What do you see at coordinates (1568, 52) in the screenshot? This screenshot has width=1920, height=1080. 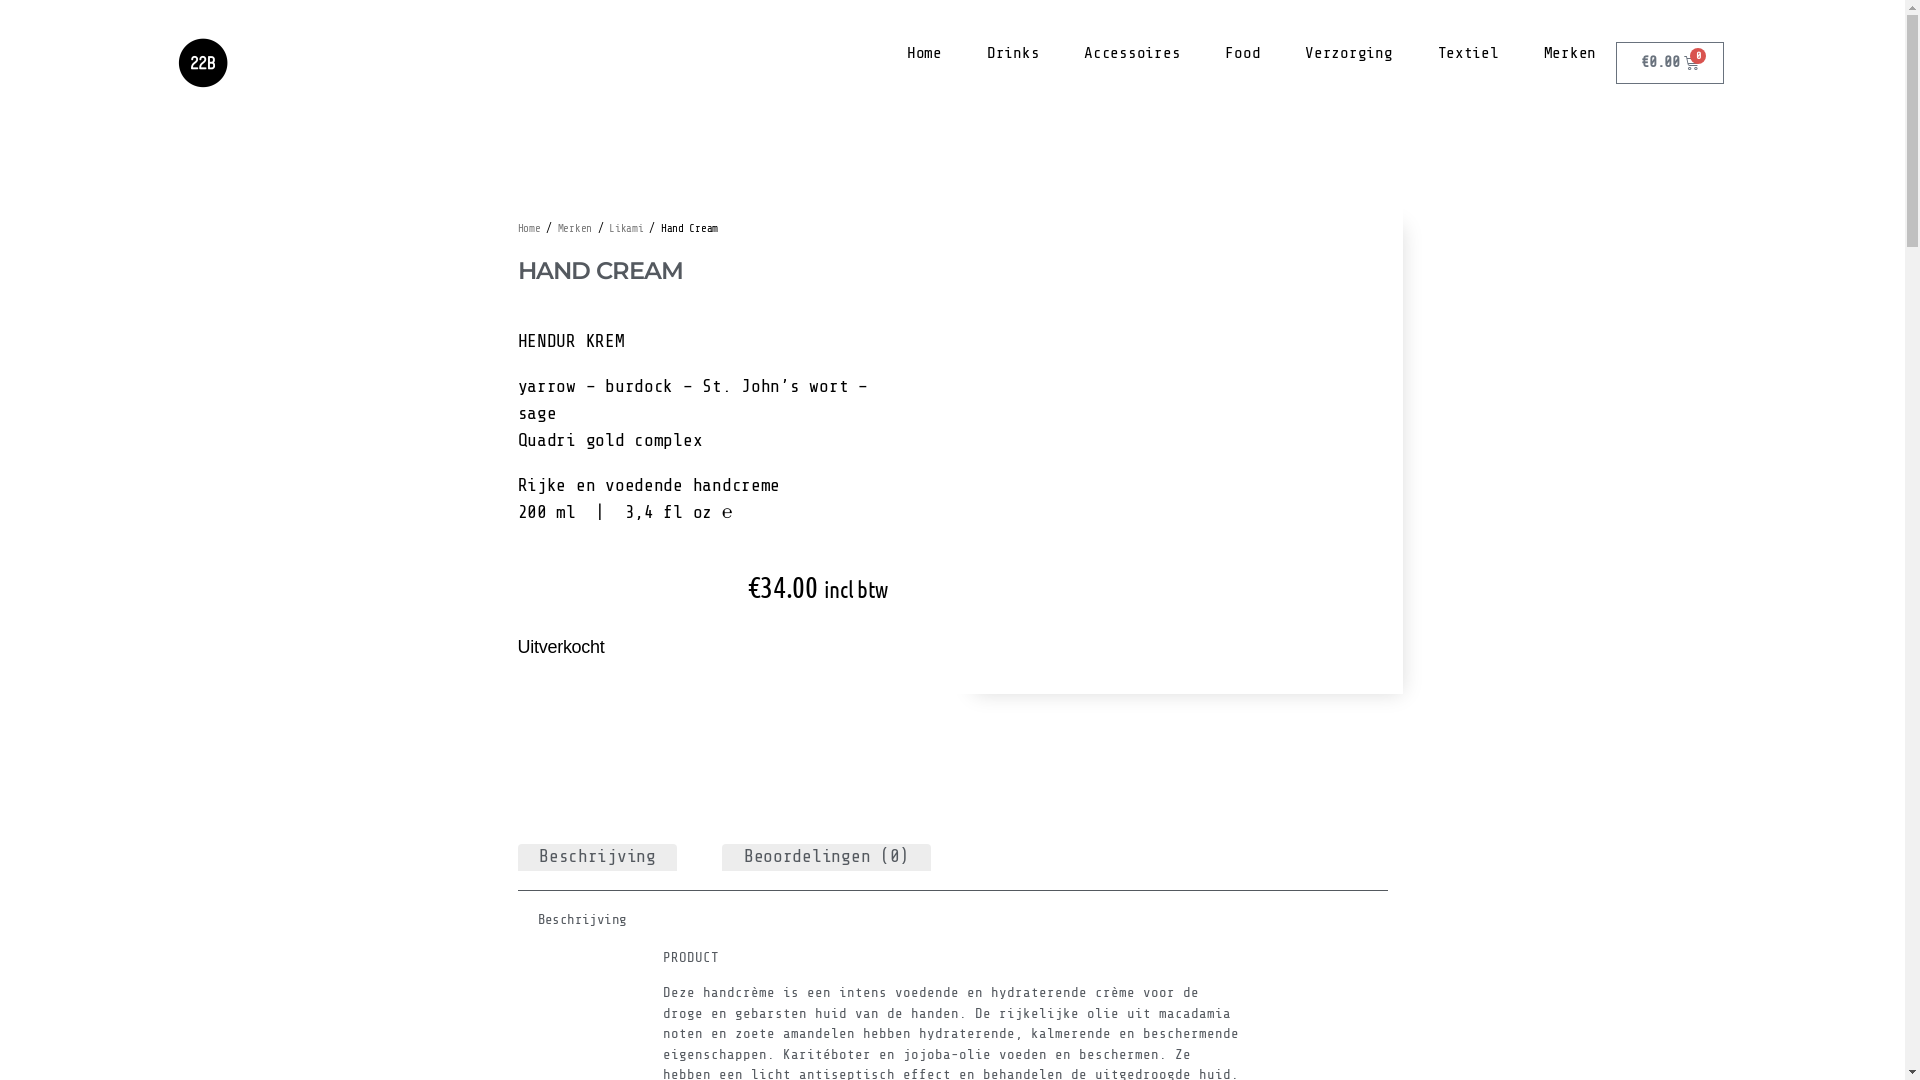 I see `'Merken'` at bounding box center [1568, 52].